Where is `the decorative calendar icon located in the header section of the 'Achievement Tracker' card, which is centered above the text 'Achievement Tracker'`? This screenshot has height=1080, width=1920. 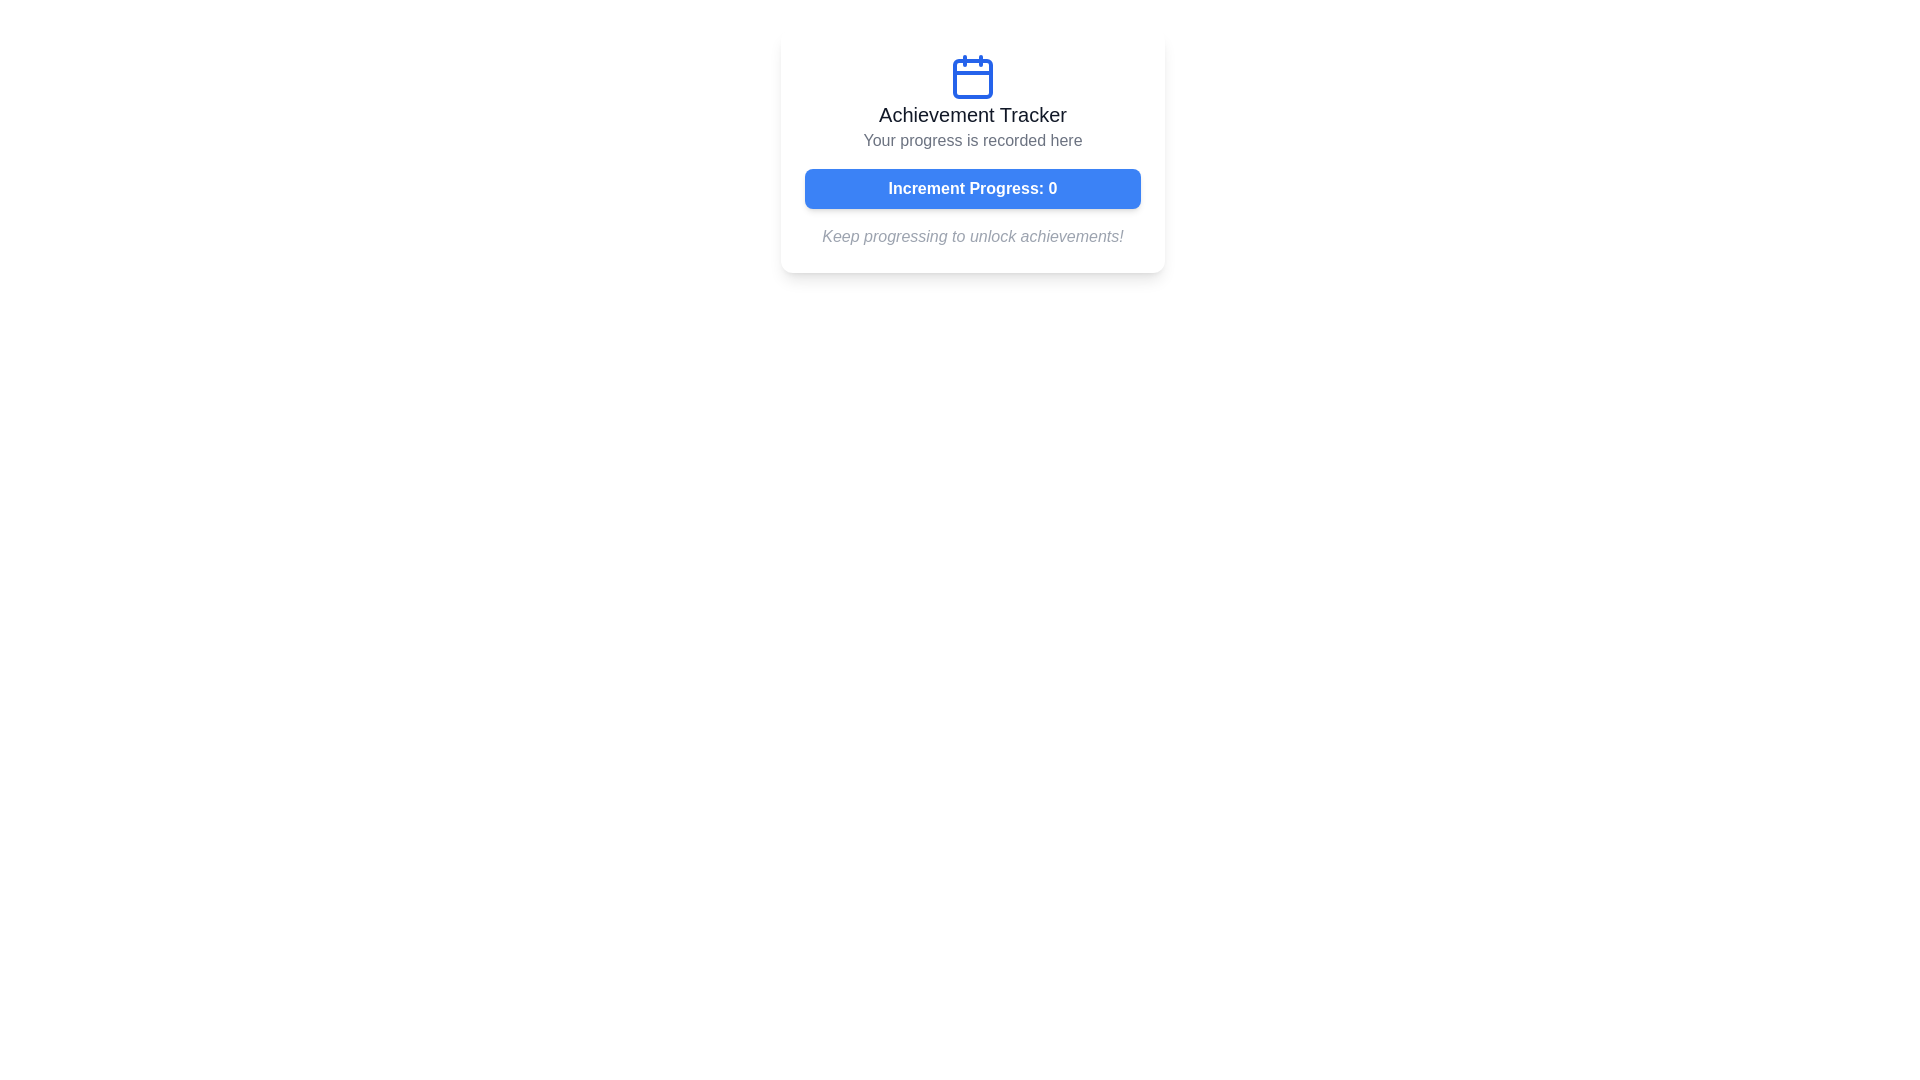 the decorative calendar icon located in the header section of the 'Achievement Tracker' card, which is centered above the text 'Achievement Tracker' is located at coordinates (973, 76).